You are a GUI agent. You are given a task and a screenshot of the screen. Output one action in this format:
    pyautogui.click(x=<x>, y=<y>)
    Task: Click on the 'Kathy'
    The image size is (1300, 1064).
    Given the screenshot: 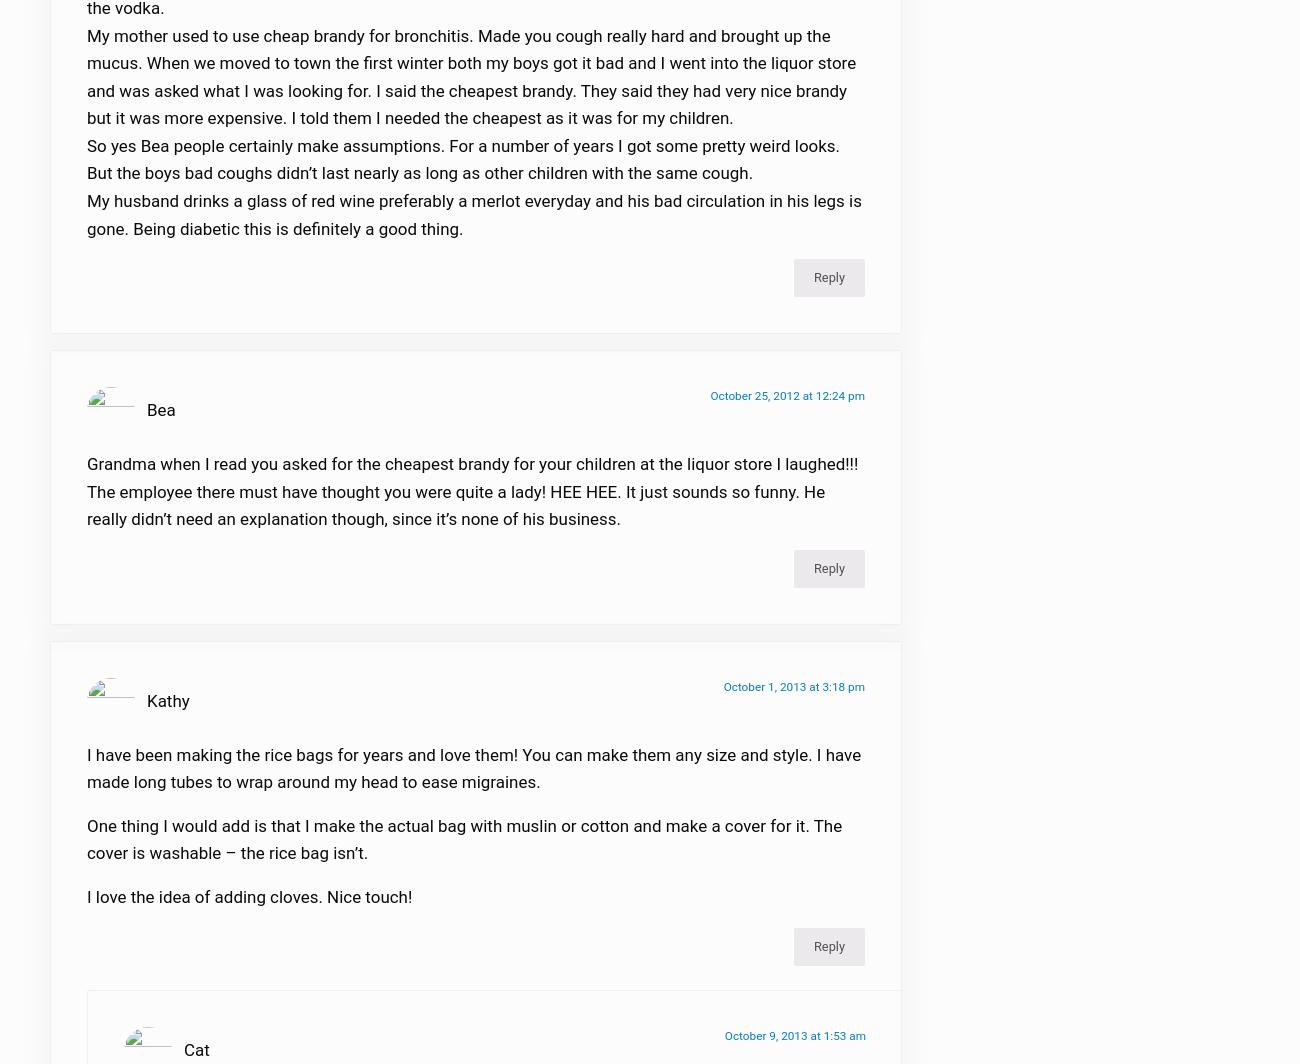 What is the action you would take?
    pyautogui.click(x=167, y=712)
    